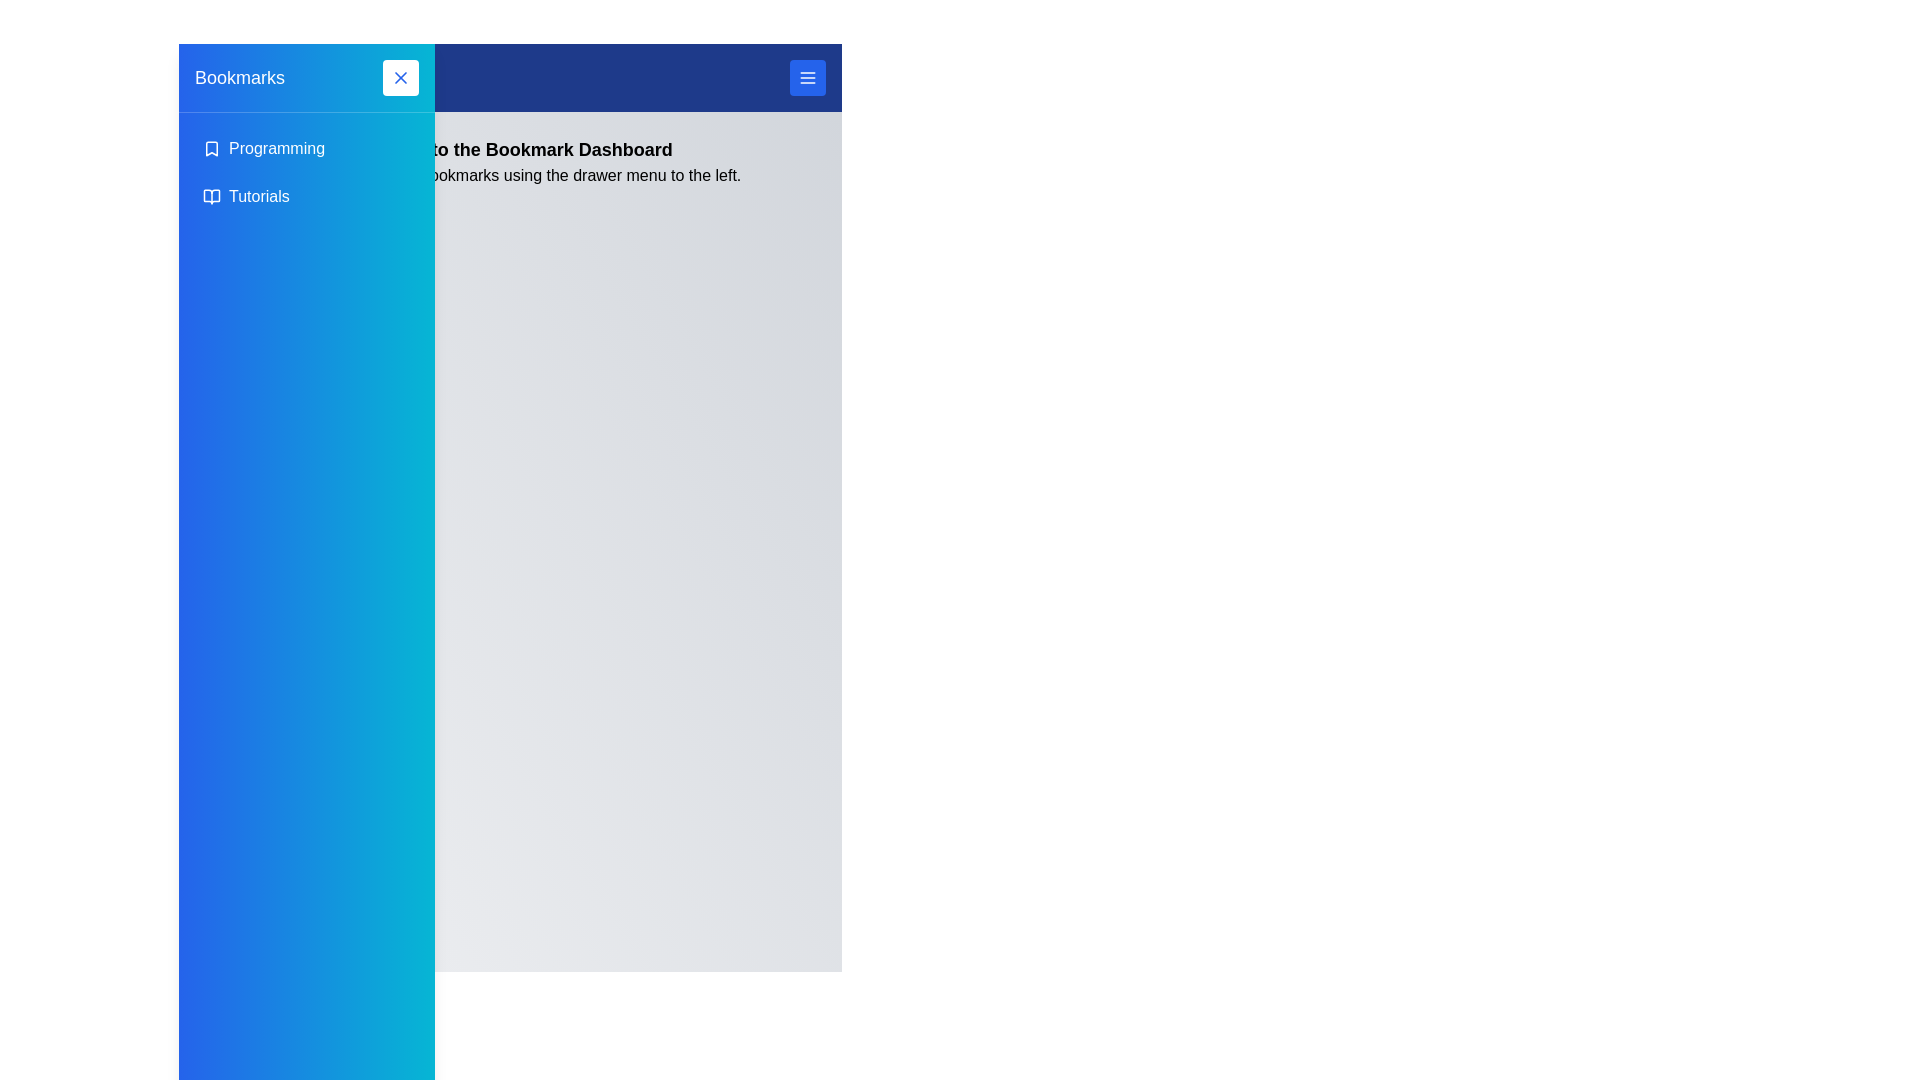  Describe the element at coordinates (211, 196) in the screenshot. I see `the second graphical icon representing a book or open pages in the left sidebar menu, located under the line element and labeled 'Tutorials'` at that location.